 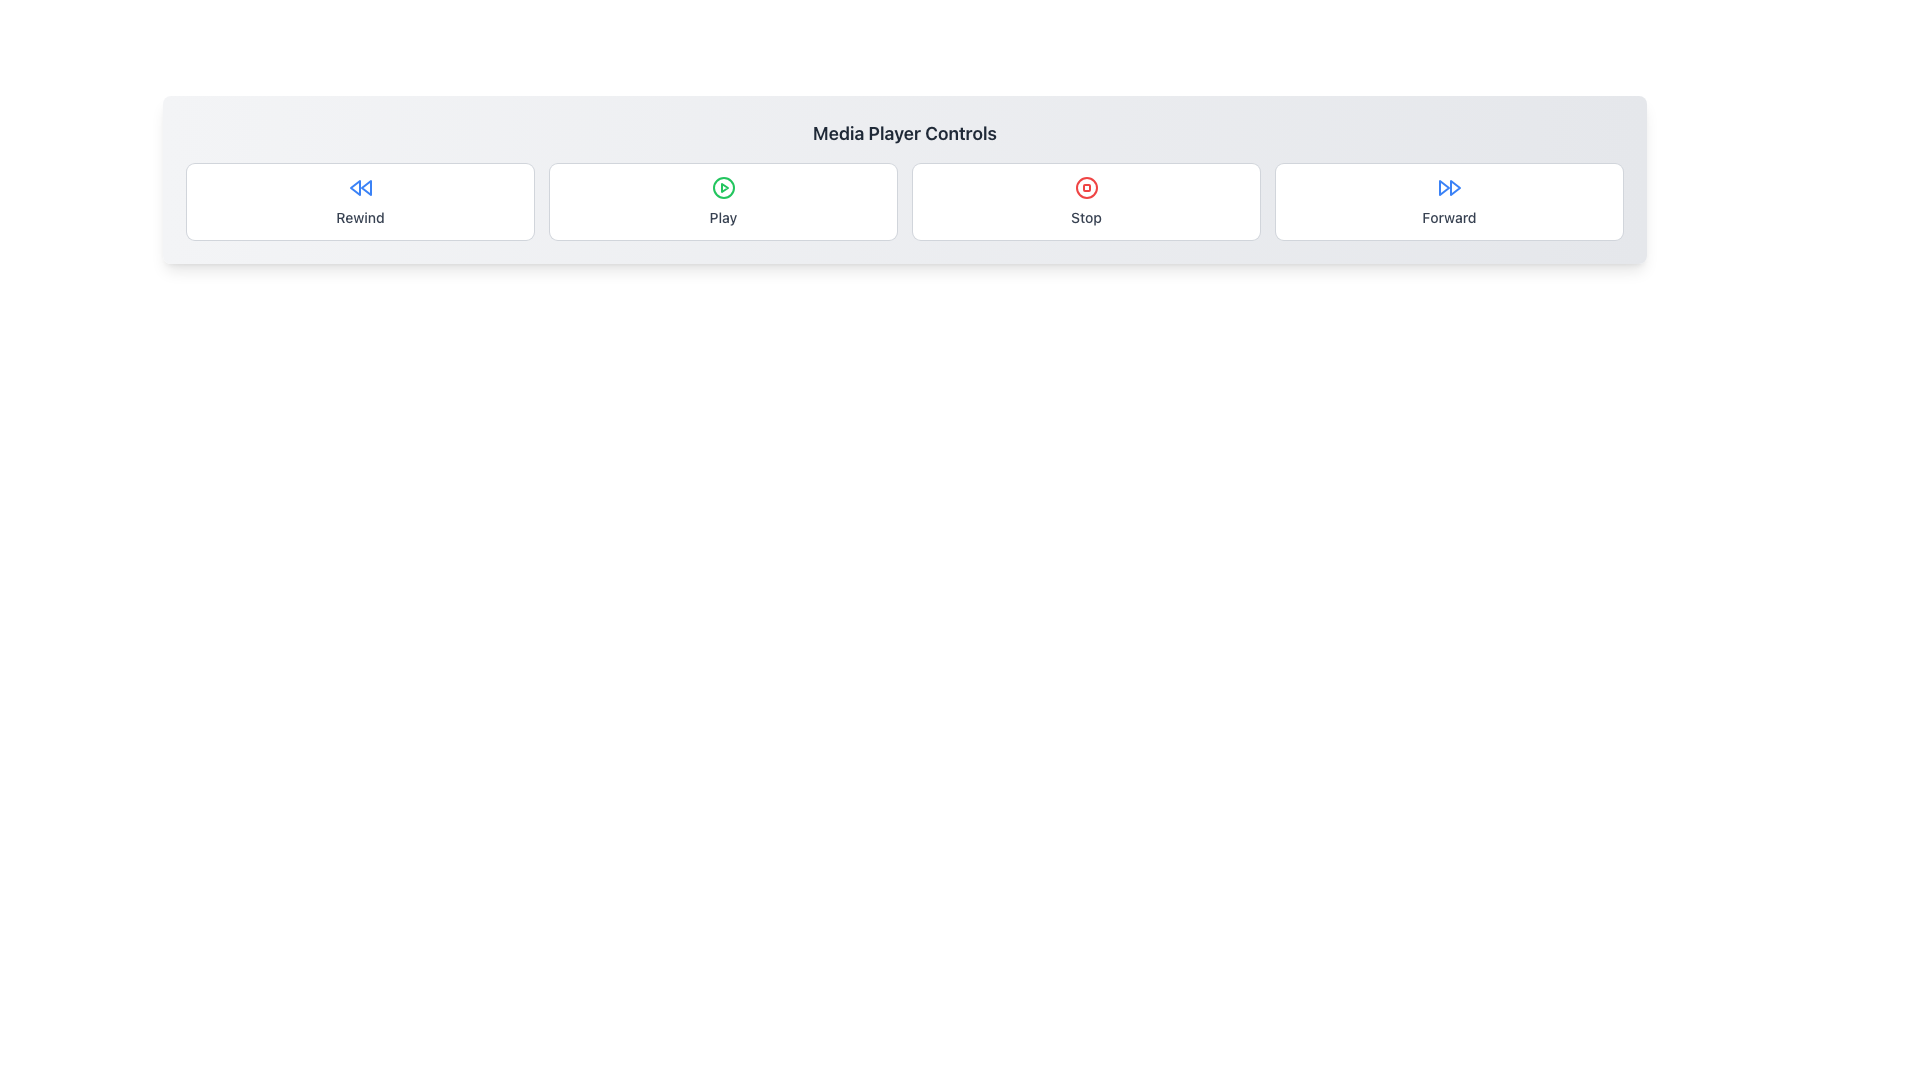 What do you see at coordinates (1449, 188) in the screenshot?
I see `'Forward' media control button, identified by the fast-forward SVG icon located above the text label 'Forward'` at bounding box center [1449, 188].